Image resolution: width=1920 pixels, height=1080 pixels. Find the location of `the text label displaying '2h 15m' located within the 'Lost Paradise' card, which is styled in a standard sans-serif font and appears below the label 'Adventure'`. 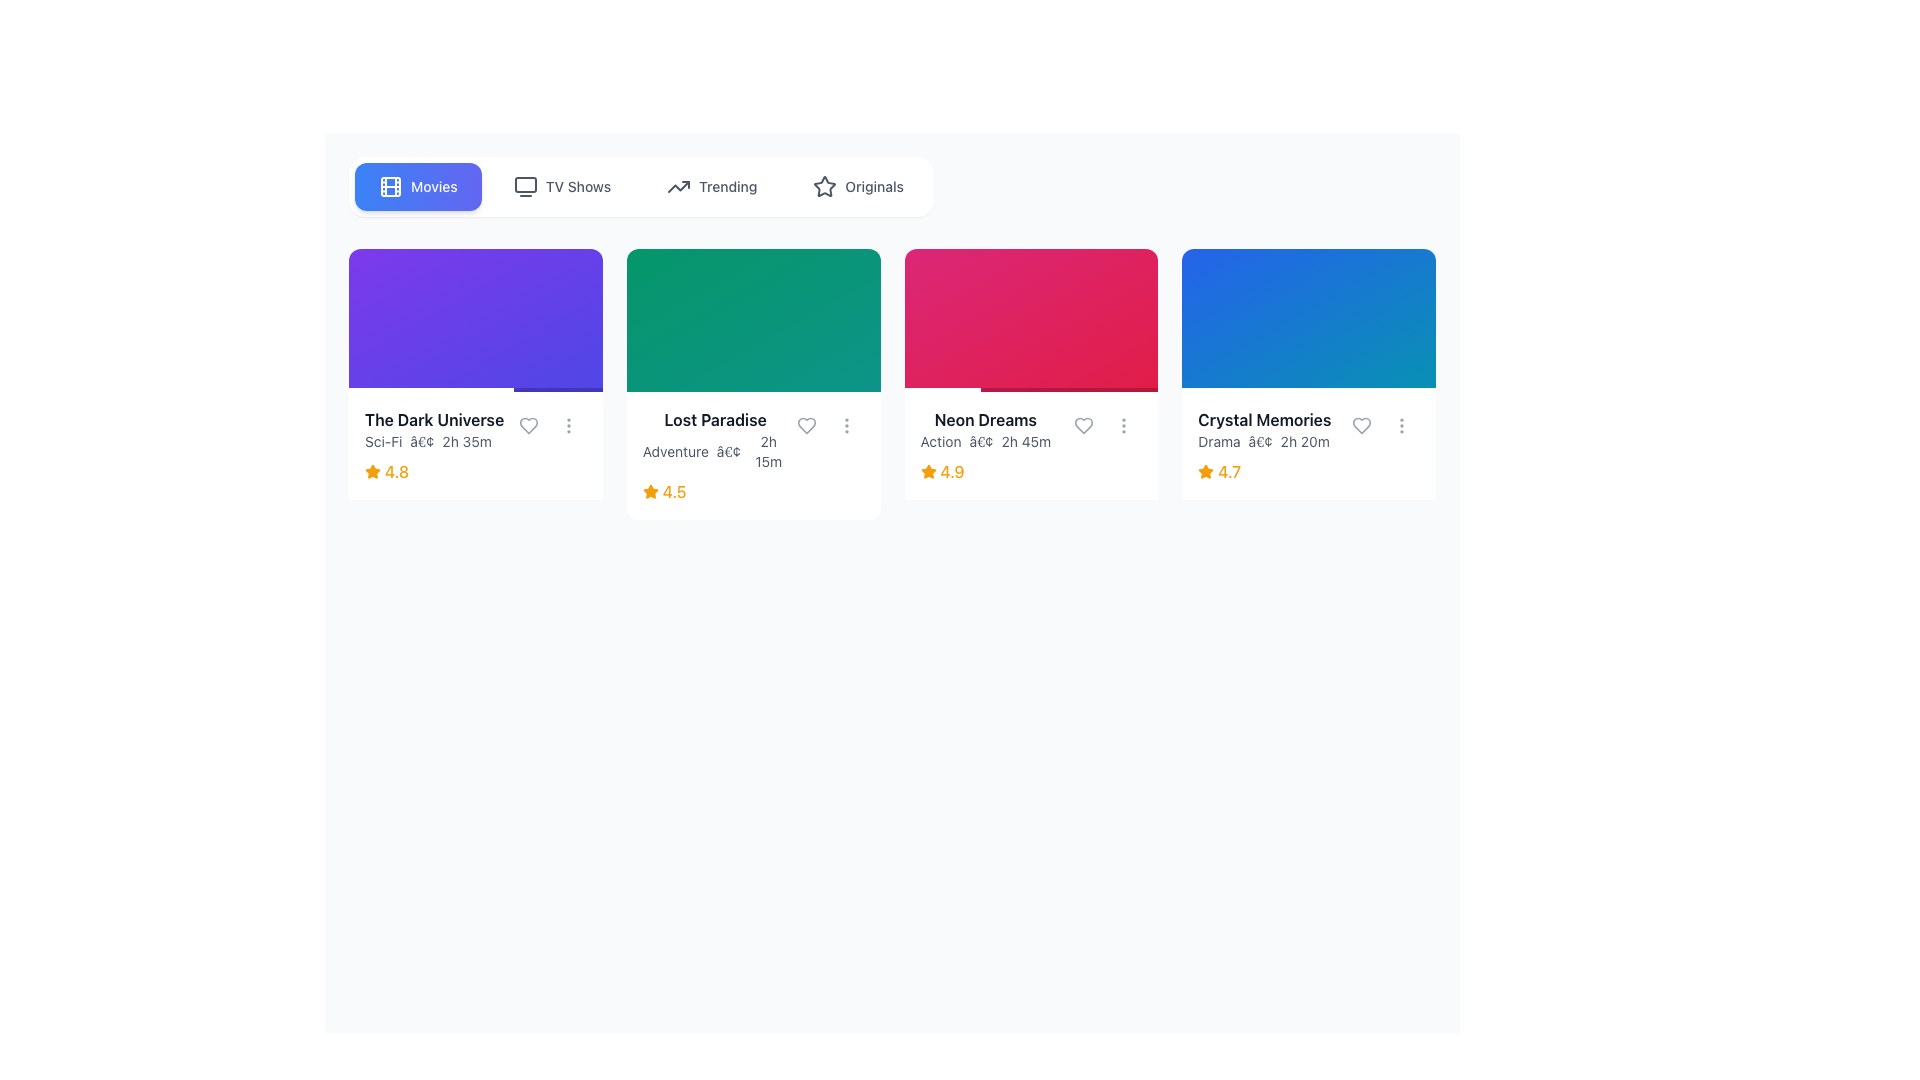

the text label displaying '2h 15m' located within the 'Lost Paradise' card, which is styled in a standard sans-serif font and appears below the label 'Adventure' is located at coordinates (767, 451).